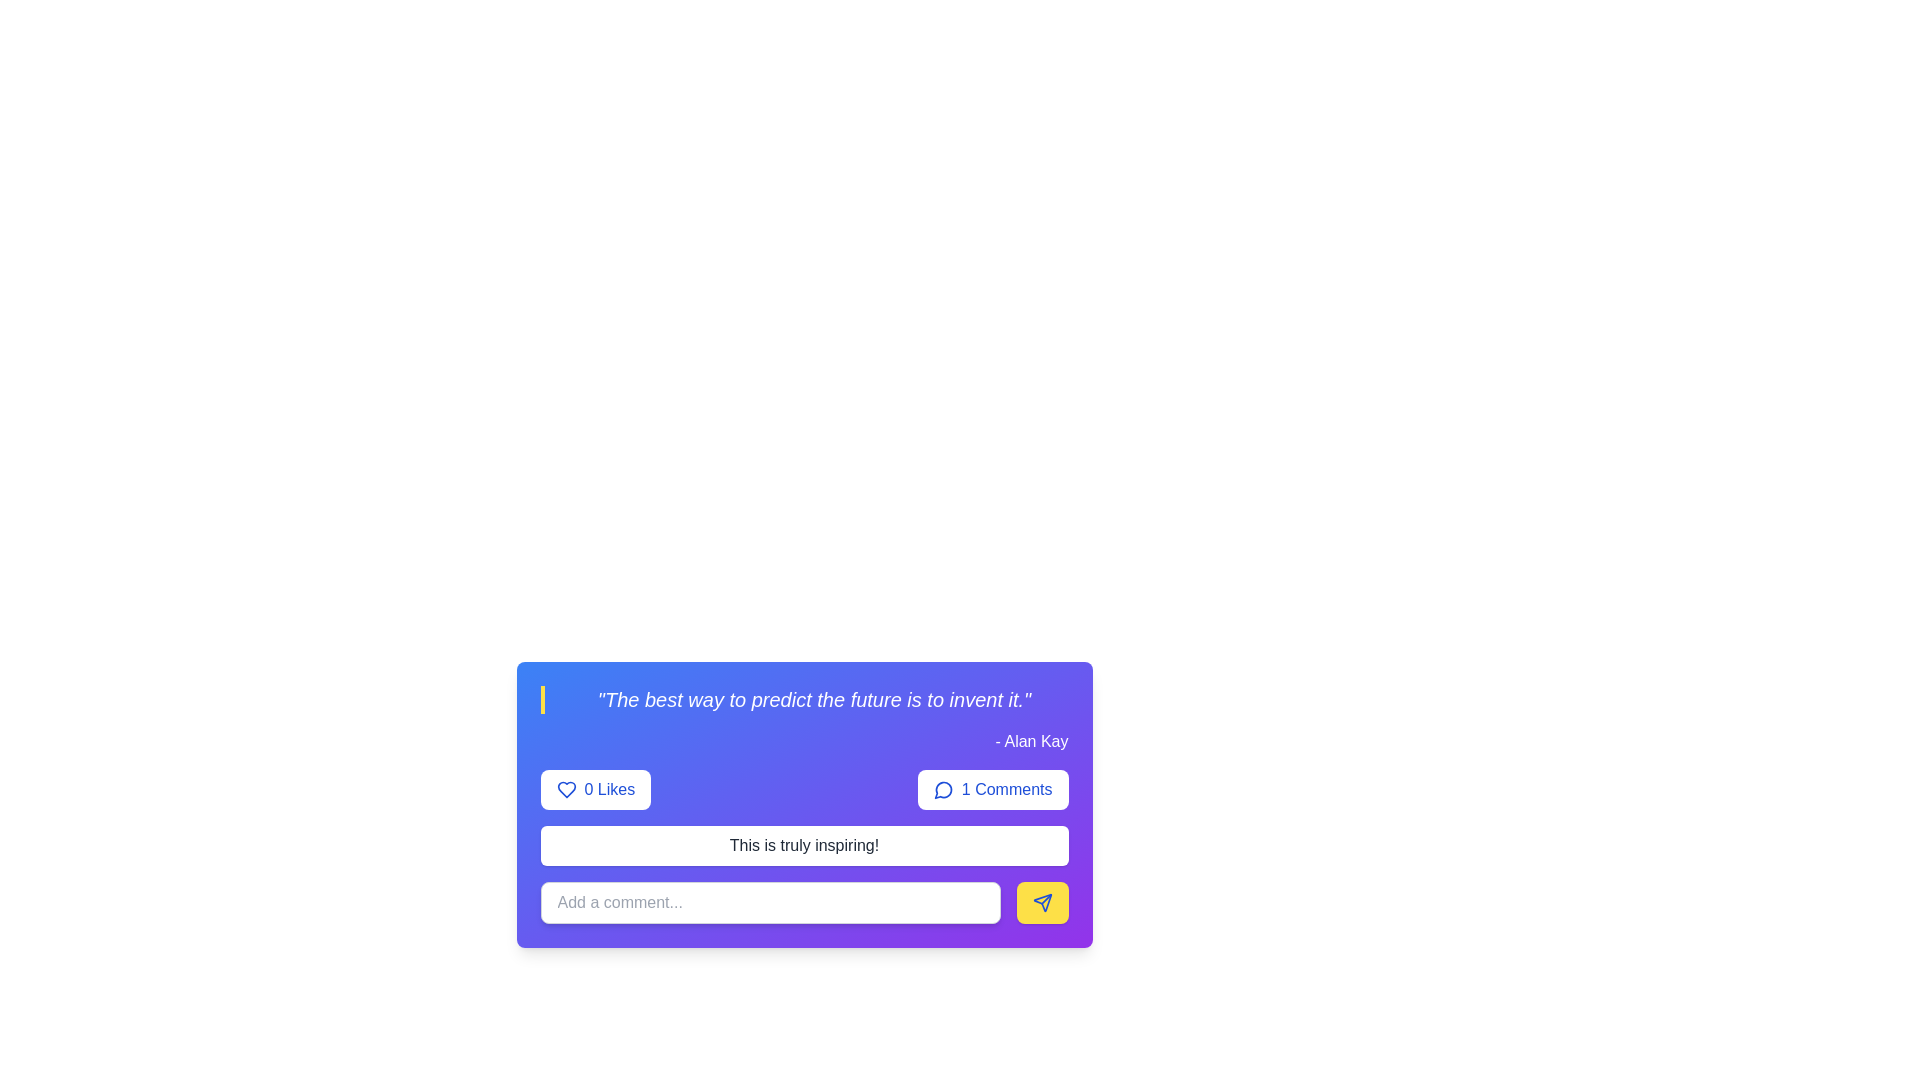 The height and width of the screenshot is (1080, 1920). What do you see at coordinates (993, 789) in the screenshot?
I see `the button with white background and blue text labeled '1 Comments', which has a speech bubble icon` at bounding box center [993, 789].